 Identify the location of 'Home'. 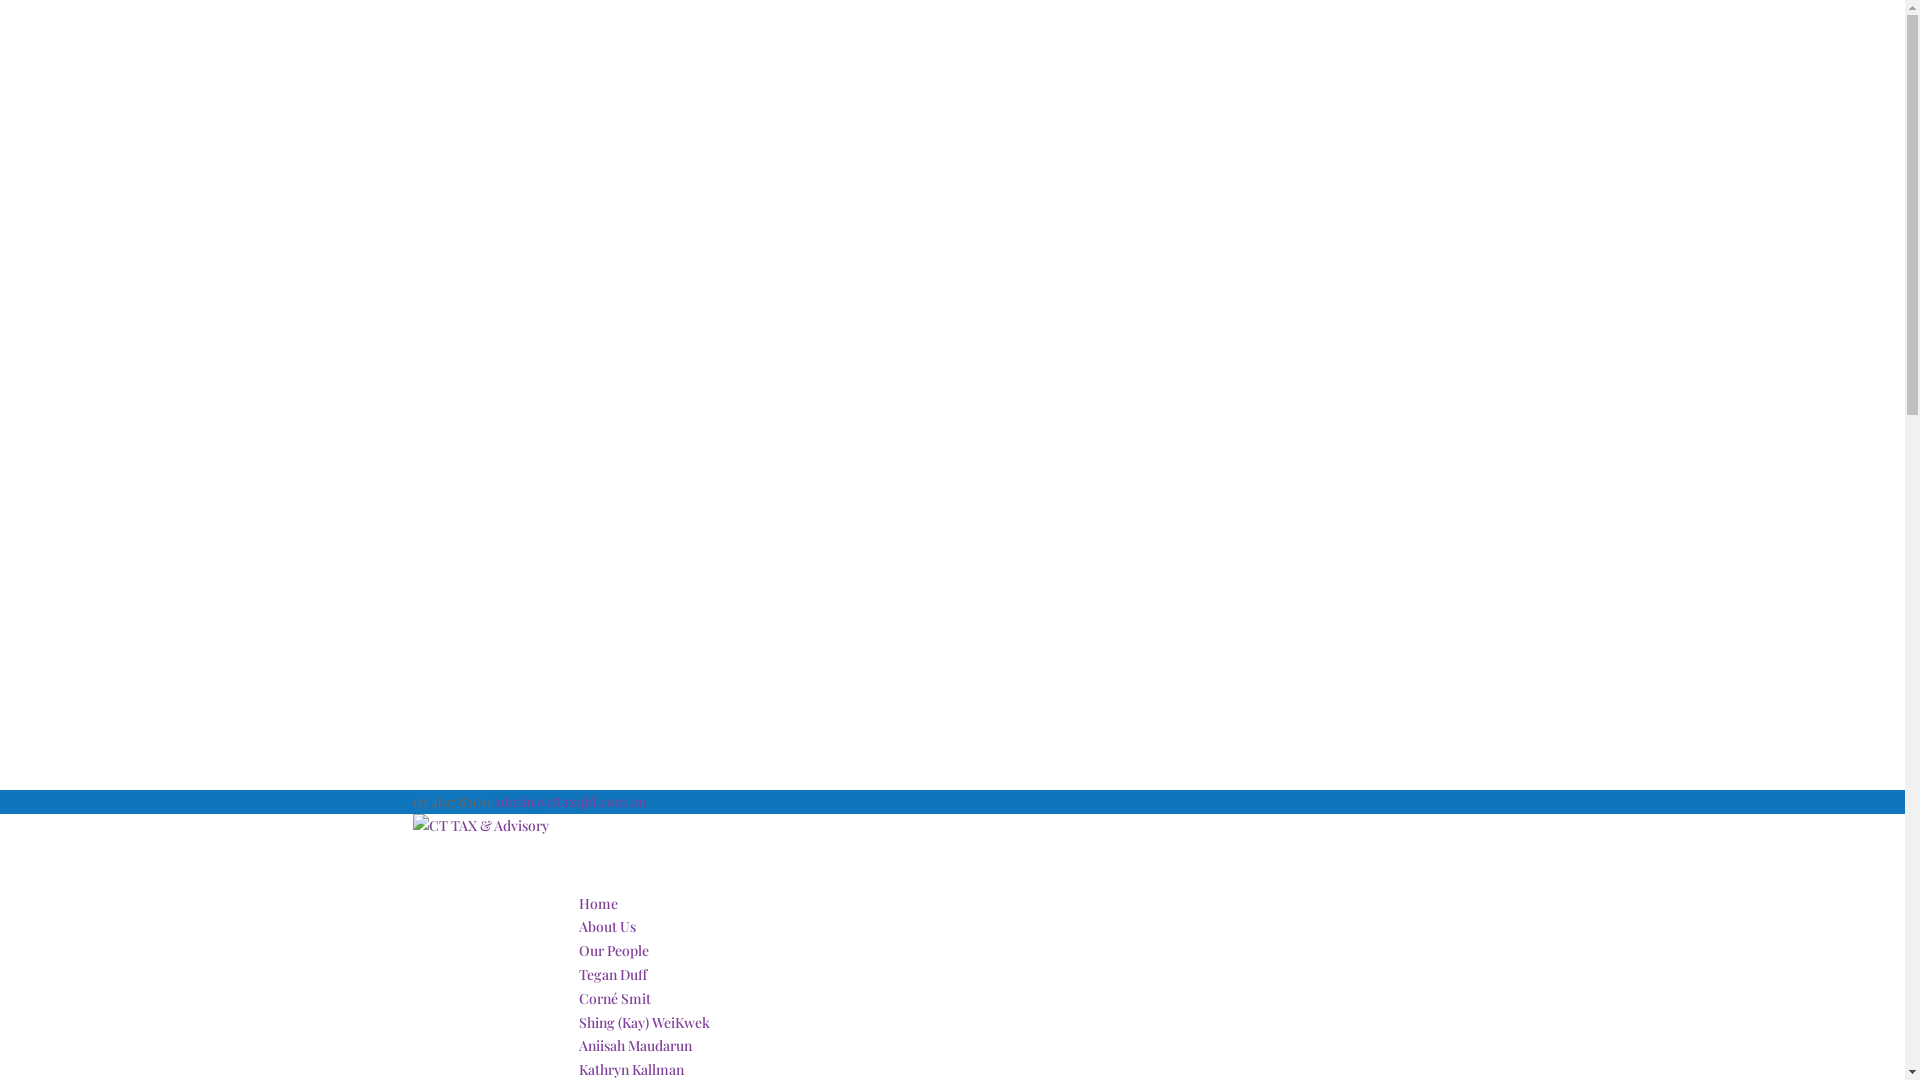
(596, 930).